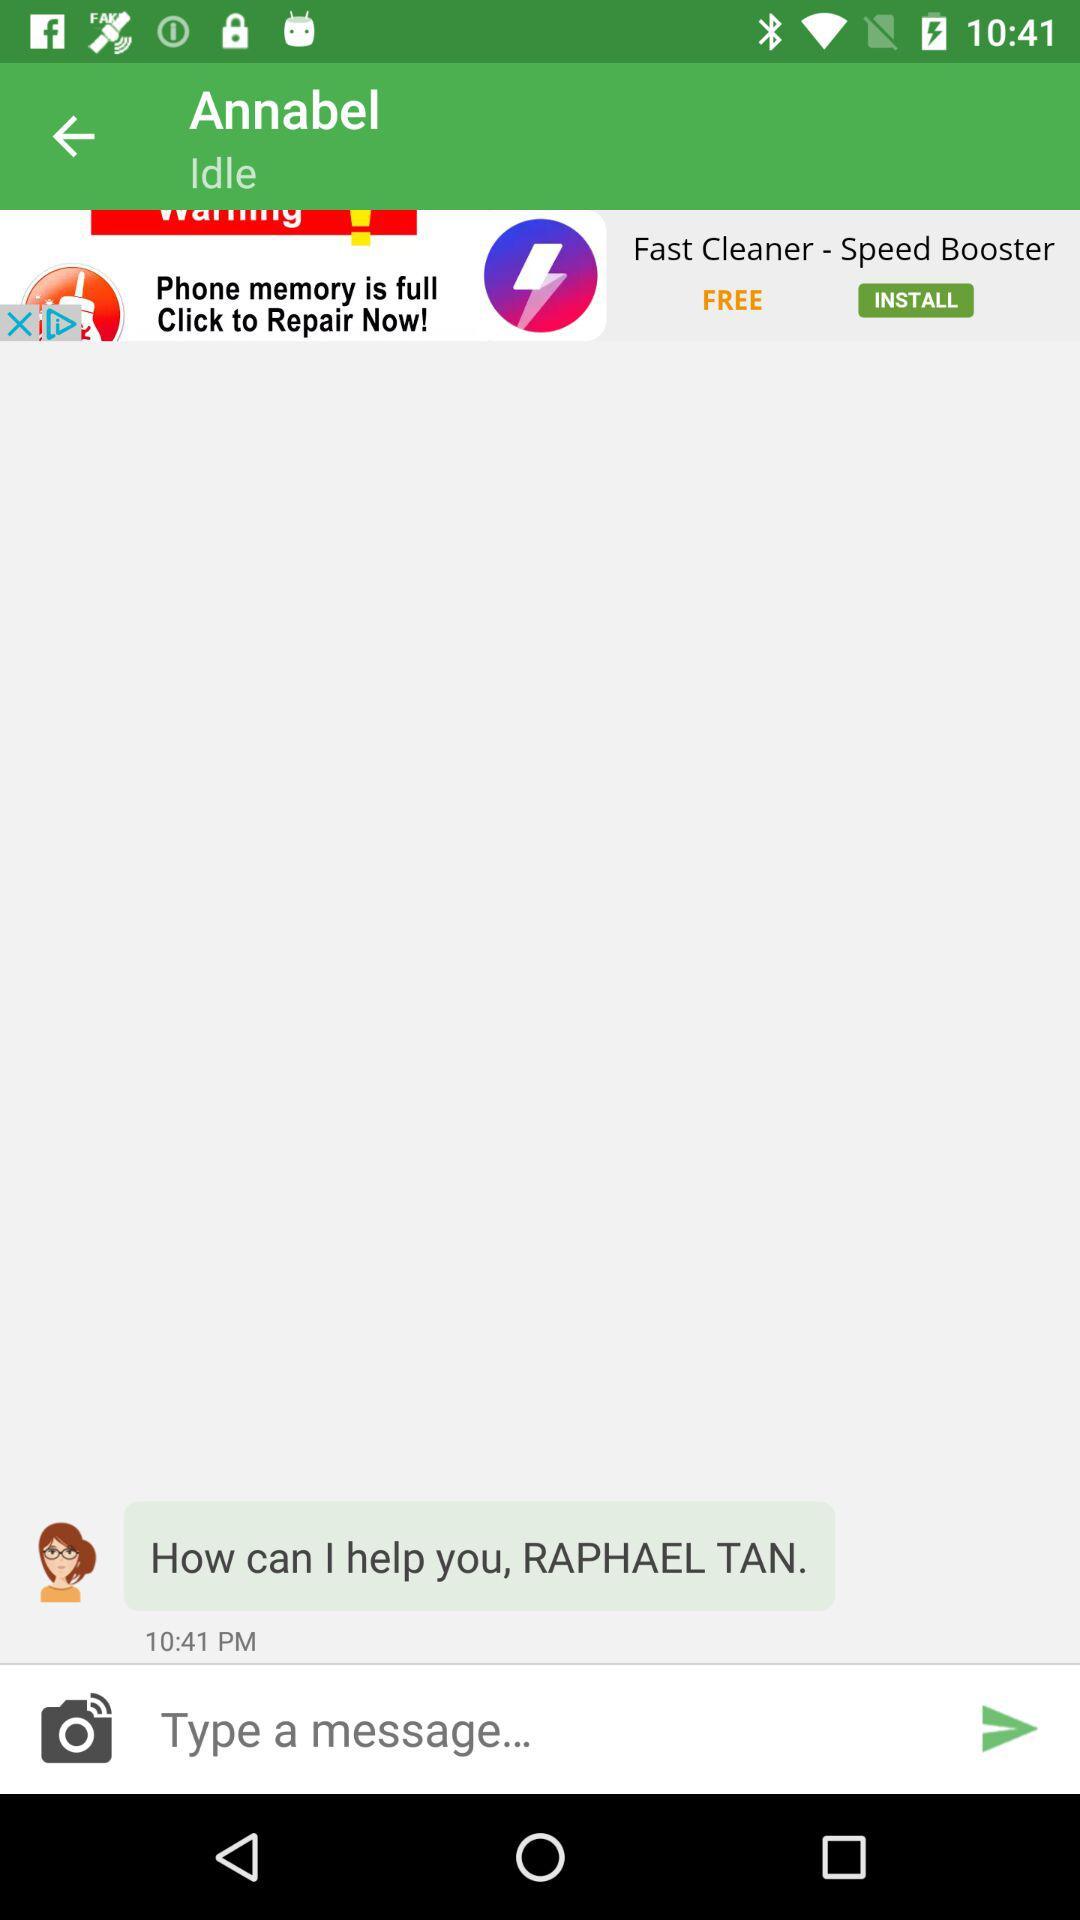 The image size is (1080, 1920). I want to click on send message, so click(1008, 1727).